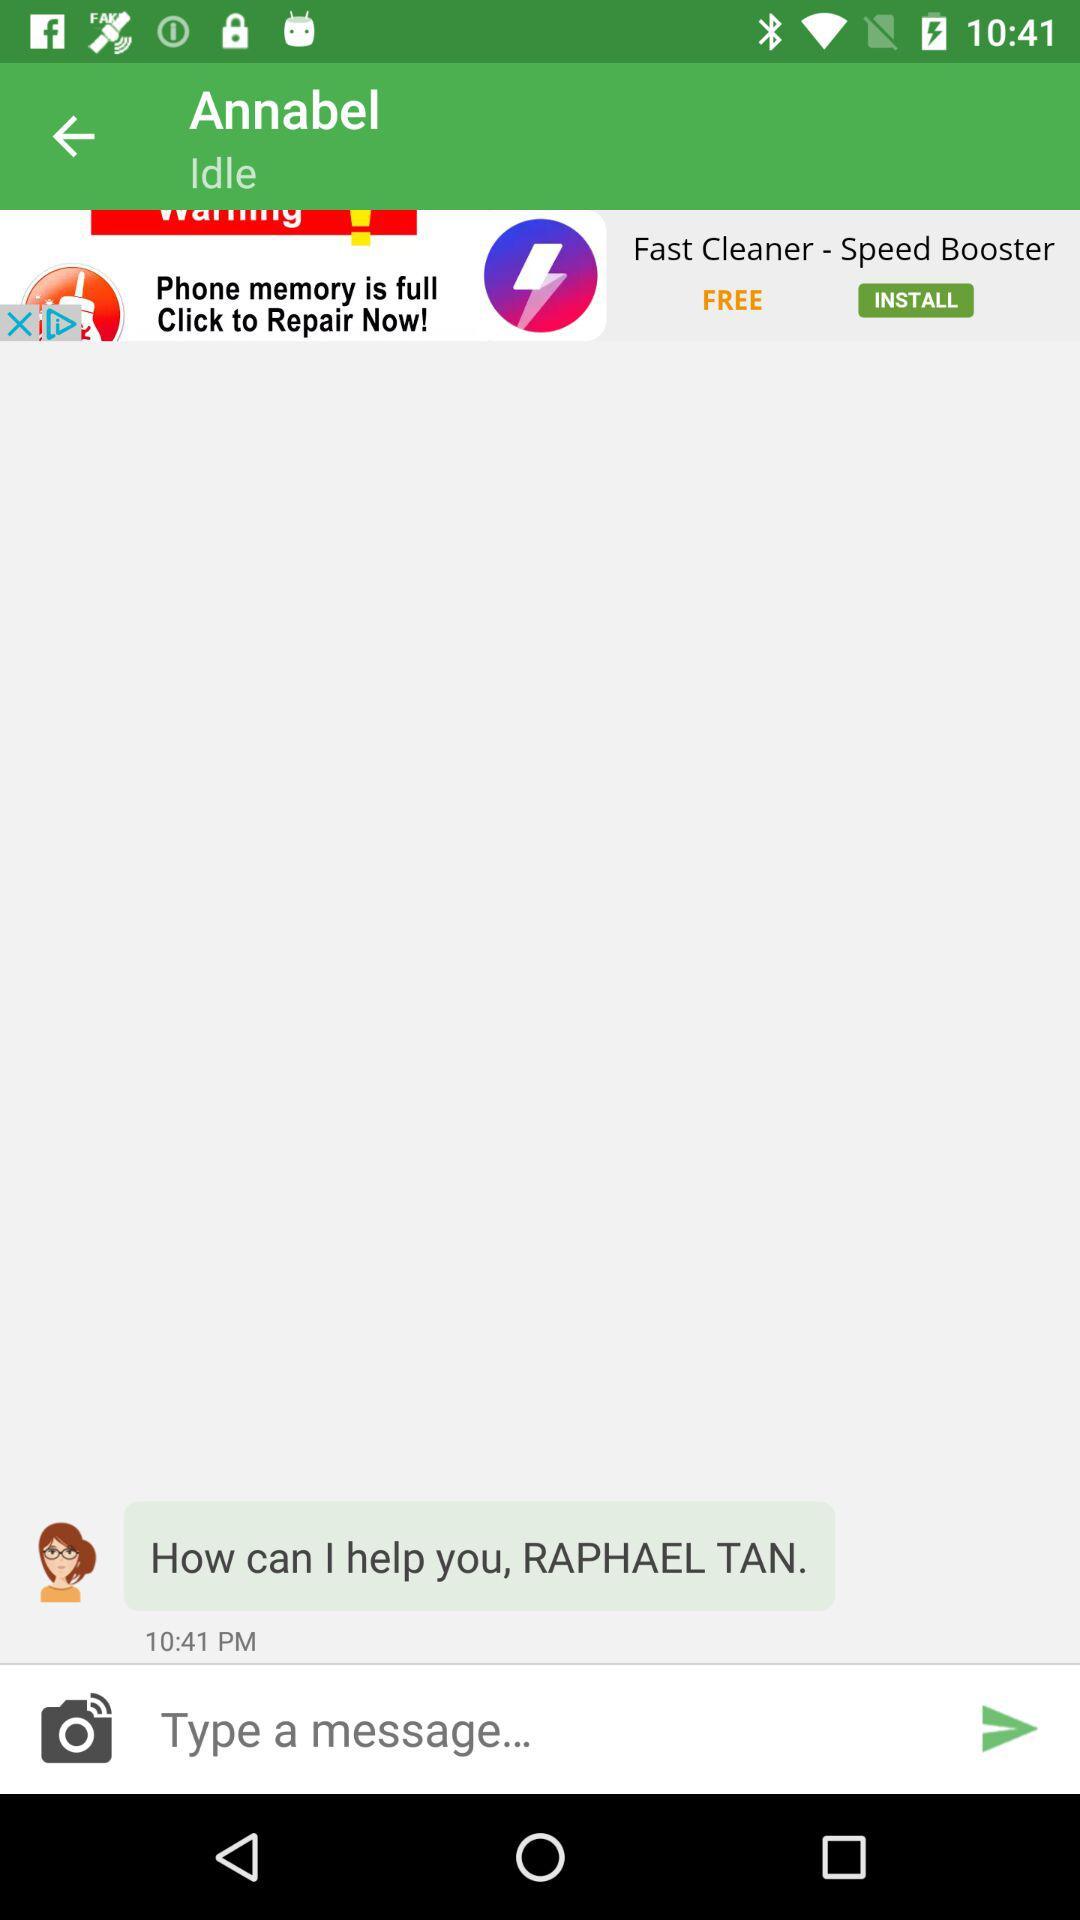 The image size is (1080, 1920). I want to click on send message, so click(1008, 1727).